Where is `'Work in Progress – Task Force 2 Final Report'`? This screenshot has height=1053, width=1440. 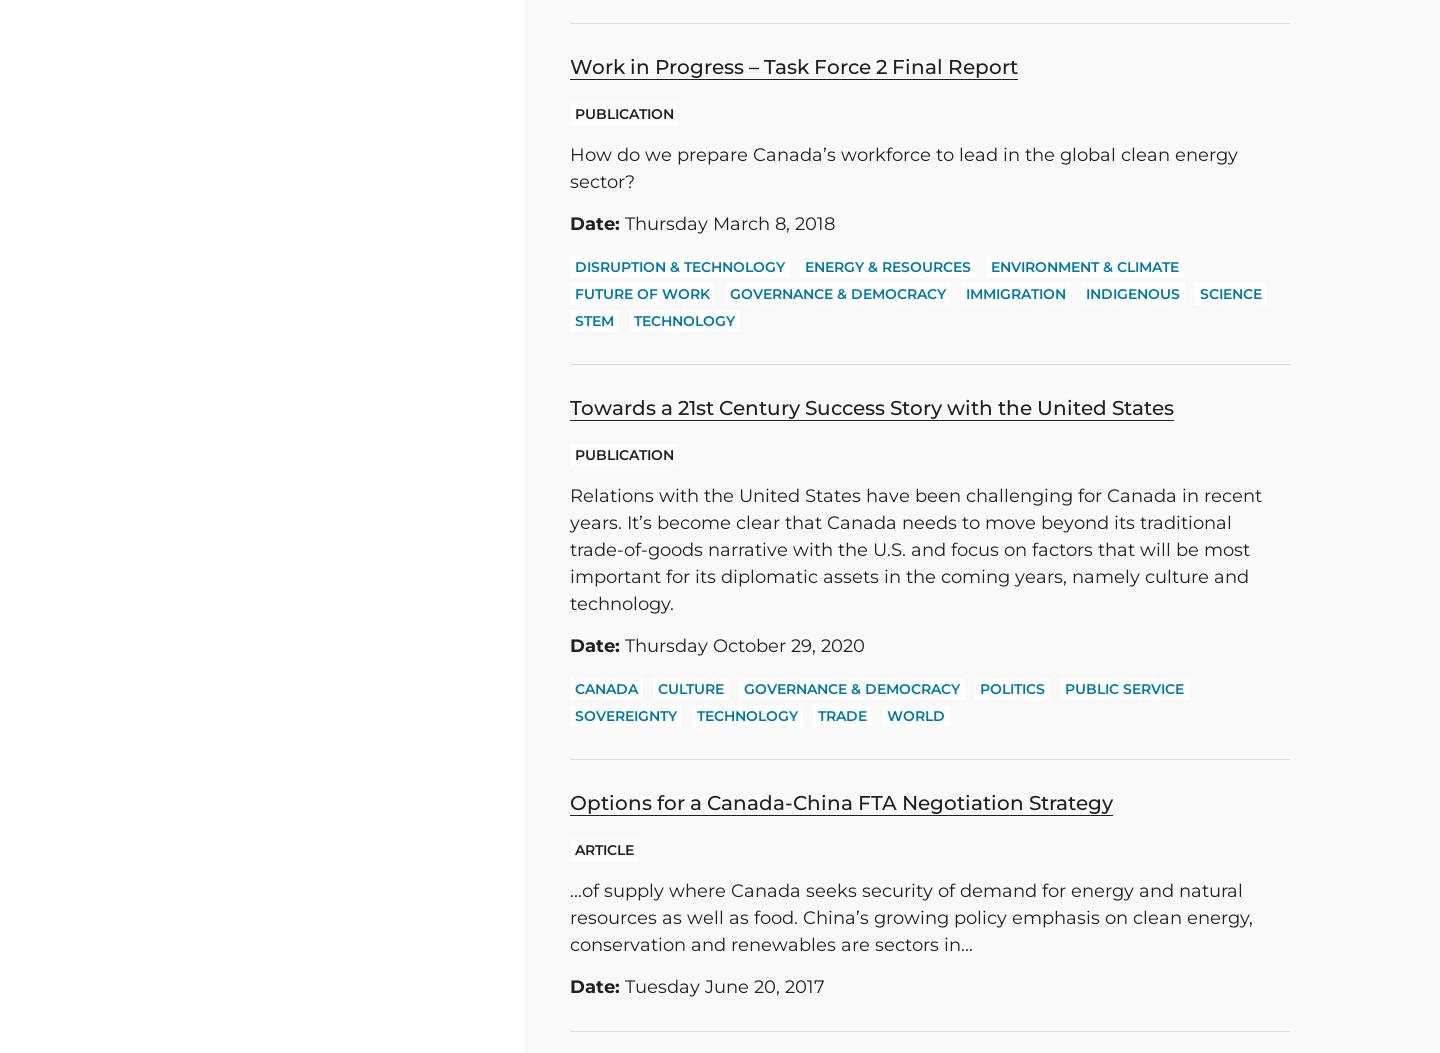
'Work in Progress – Task Force 2 Final Report' is located at coordinates (794, 65).